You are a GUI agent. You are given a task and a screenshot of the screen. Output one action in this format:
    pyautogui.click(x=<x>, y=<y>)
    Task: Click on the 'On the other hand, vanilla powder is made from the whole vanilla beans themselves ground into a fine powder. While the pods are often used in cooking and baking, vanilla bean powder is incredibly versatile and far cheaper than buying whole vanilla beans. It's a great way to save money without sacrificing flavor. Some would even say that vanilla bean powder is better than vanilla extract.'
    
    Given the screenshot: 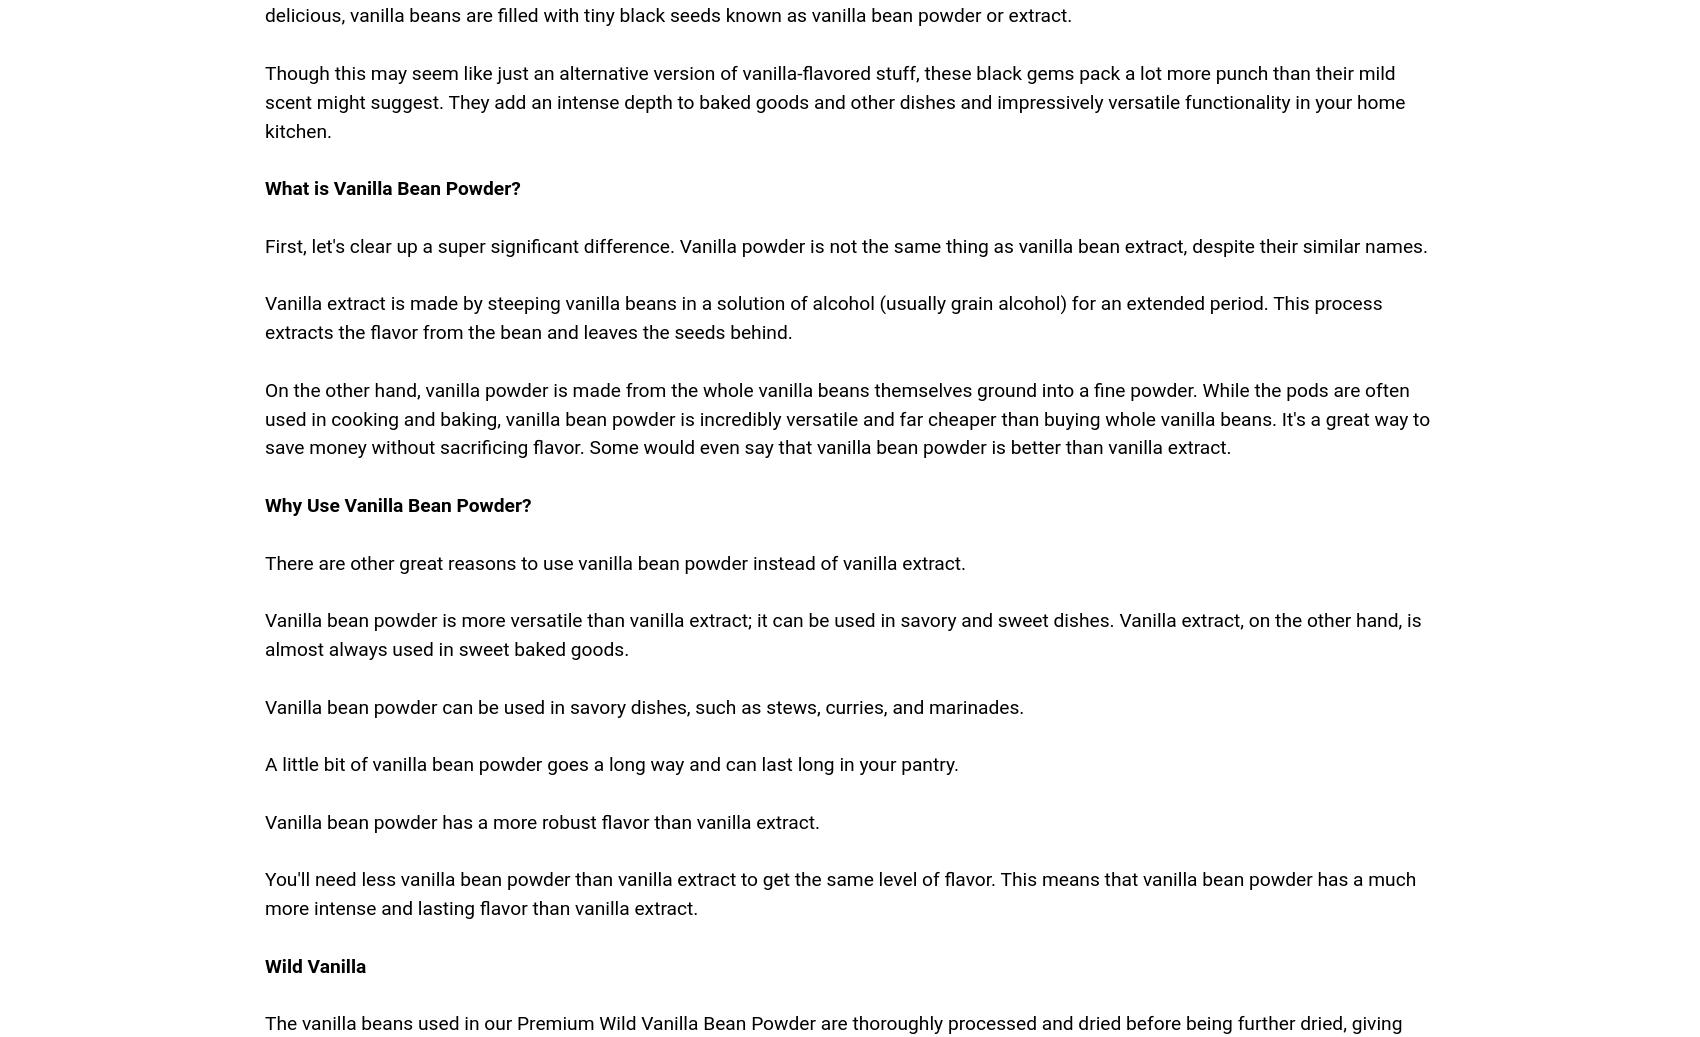 What is the action you would take?
    pyautogui.click(x=846, y=417)
    